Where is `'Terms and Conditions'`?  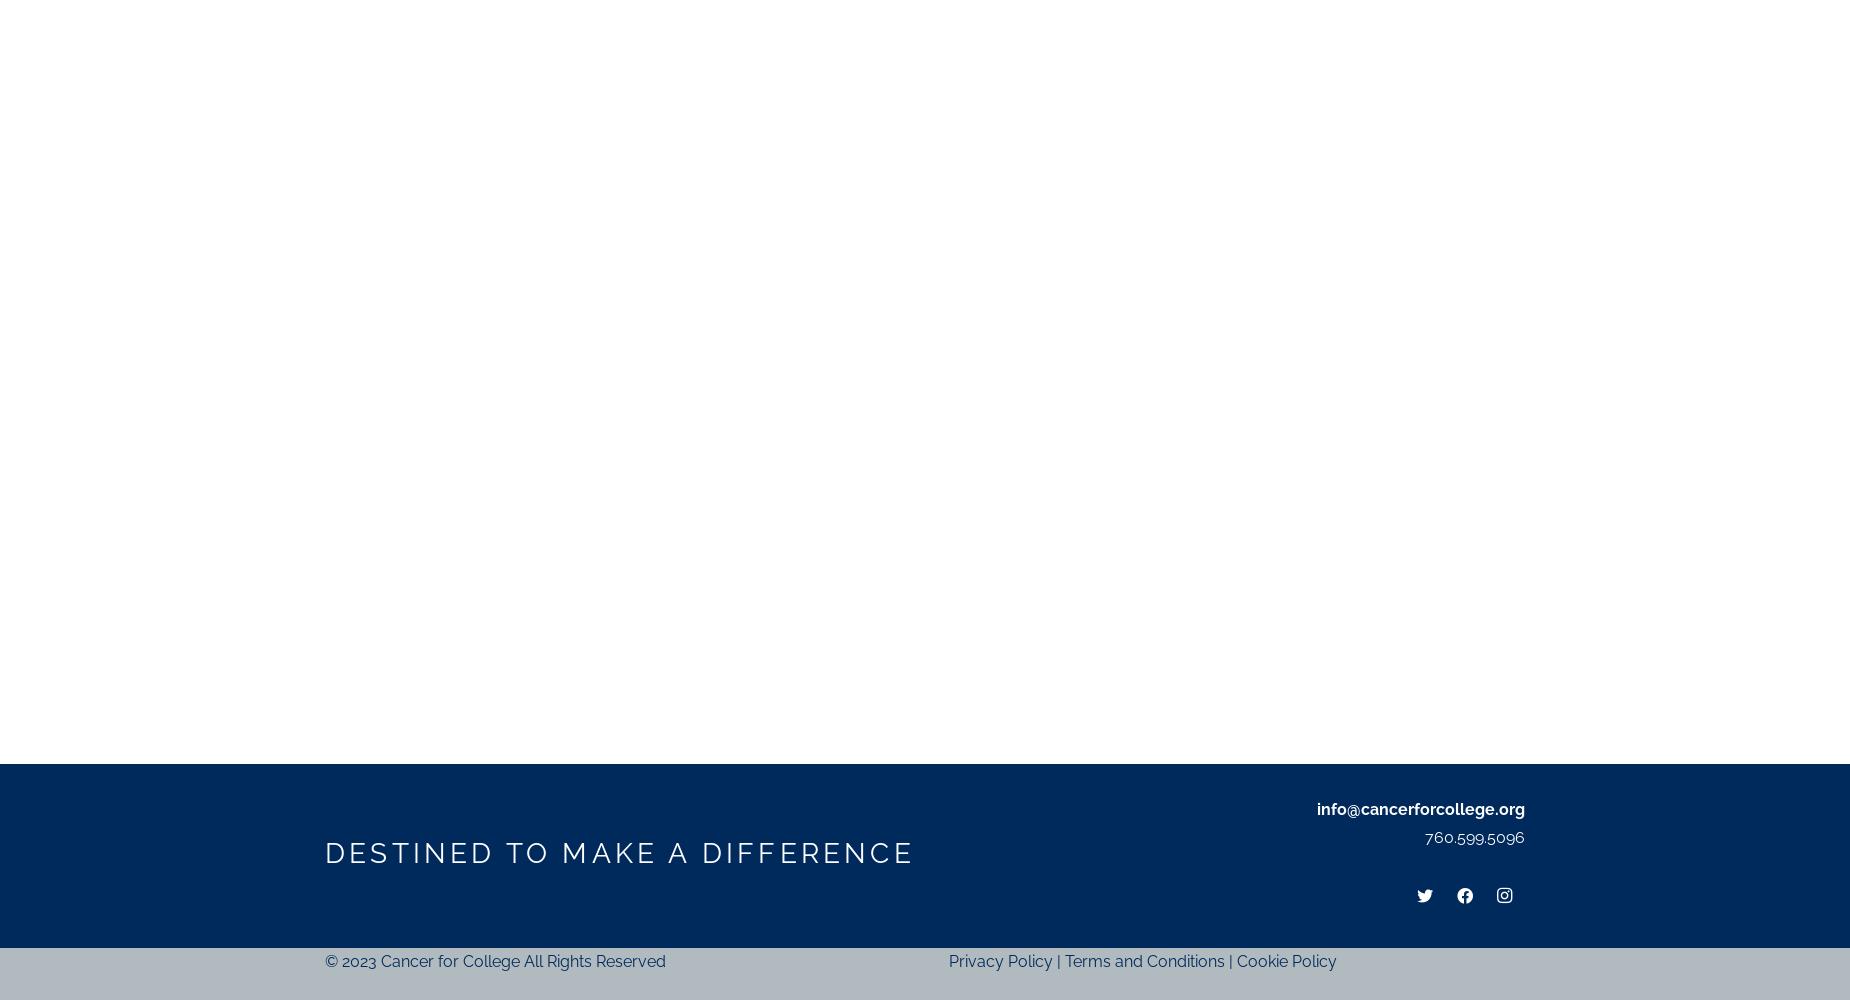 'Terms and Conditions' is located at coordinates (1143, 960).